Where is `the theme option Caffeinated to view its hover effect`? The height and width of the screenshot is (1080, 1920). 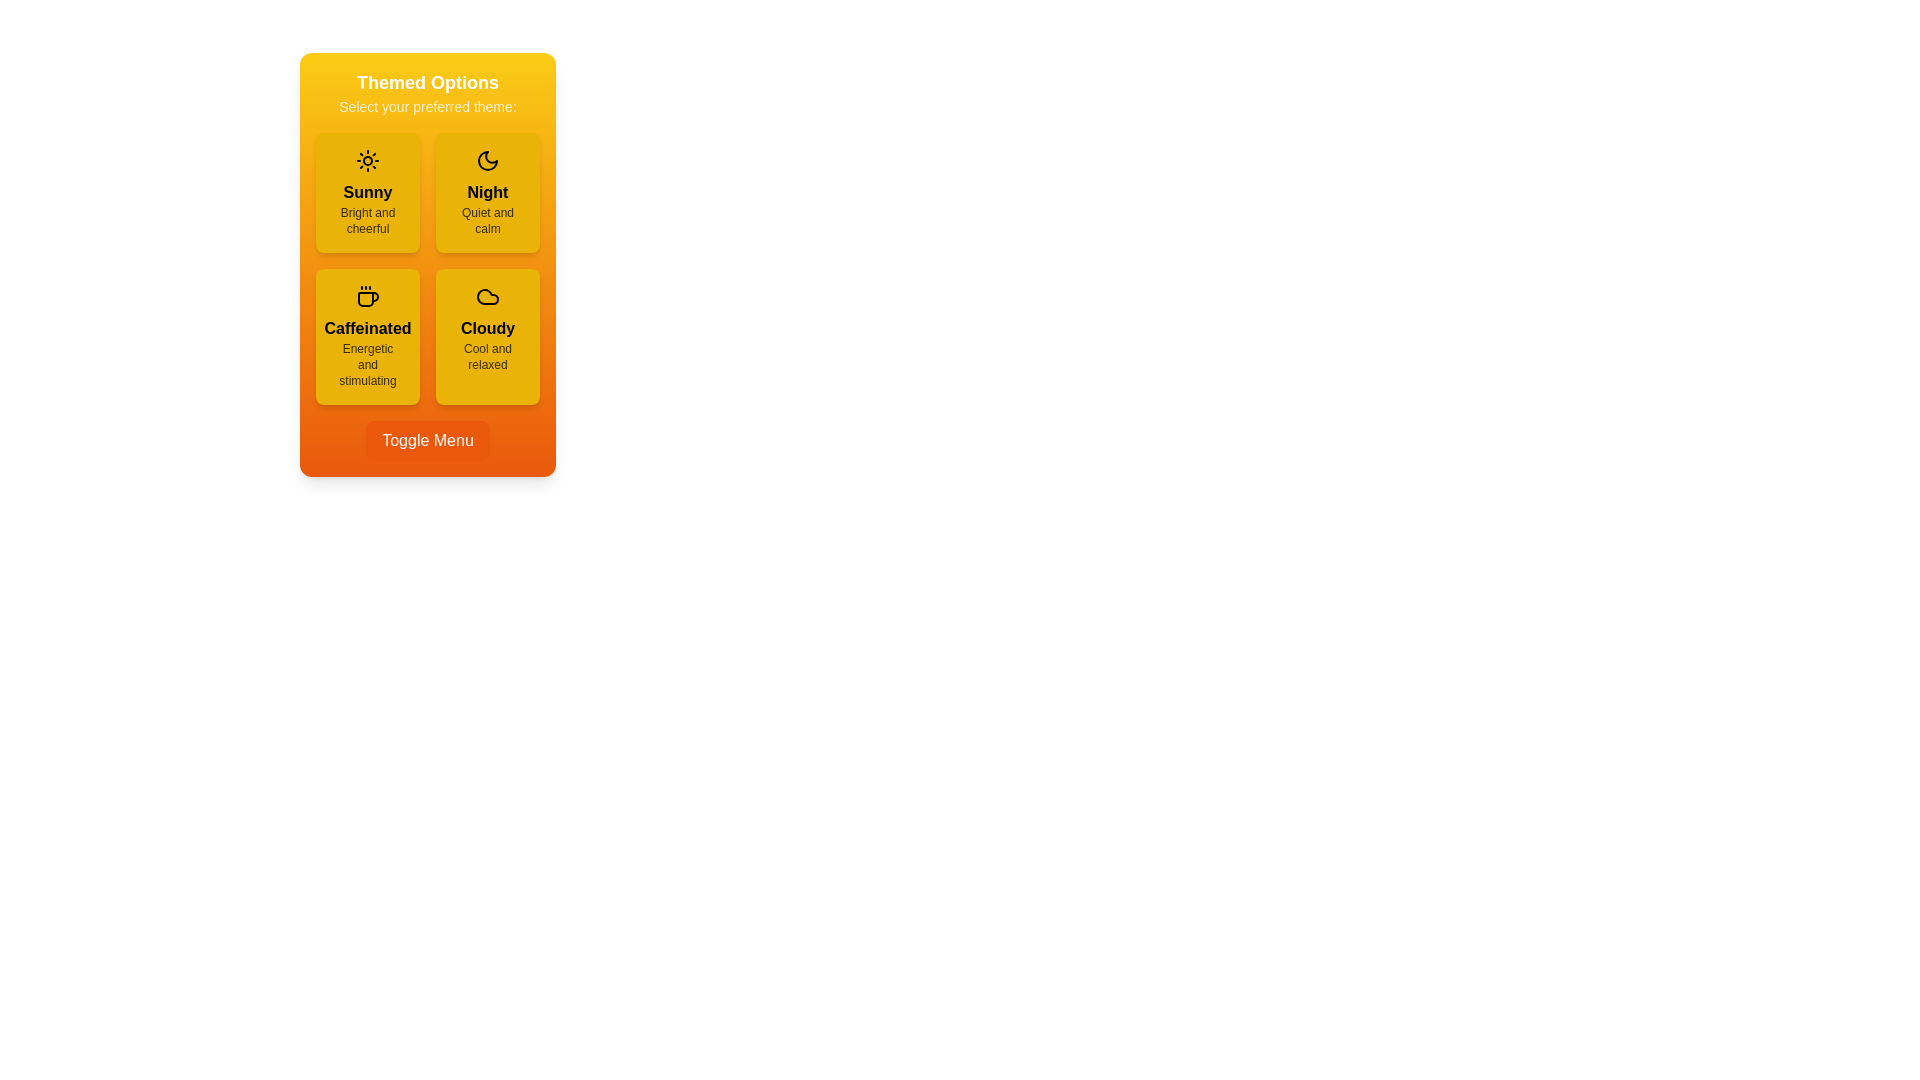
the theme option Caffeinated to view its hover effect is located at coordinates (368, 335).